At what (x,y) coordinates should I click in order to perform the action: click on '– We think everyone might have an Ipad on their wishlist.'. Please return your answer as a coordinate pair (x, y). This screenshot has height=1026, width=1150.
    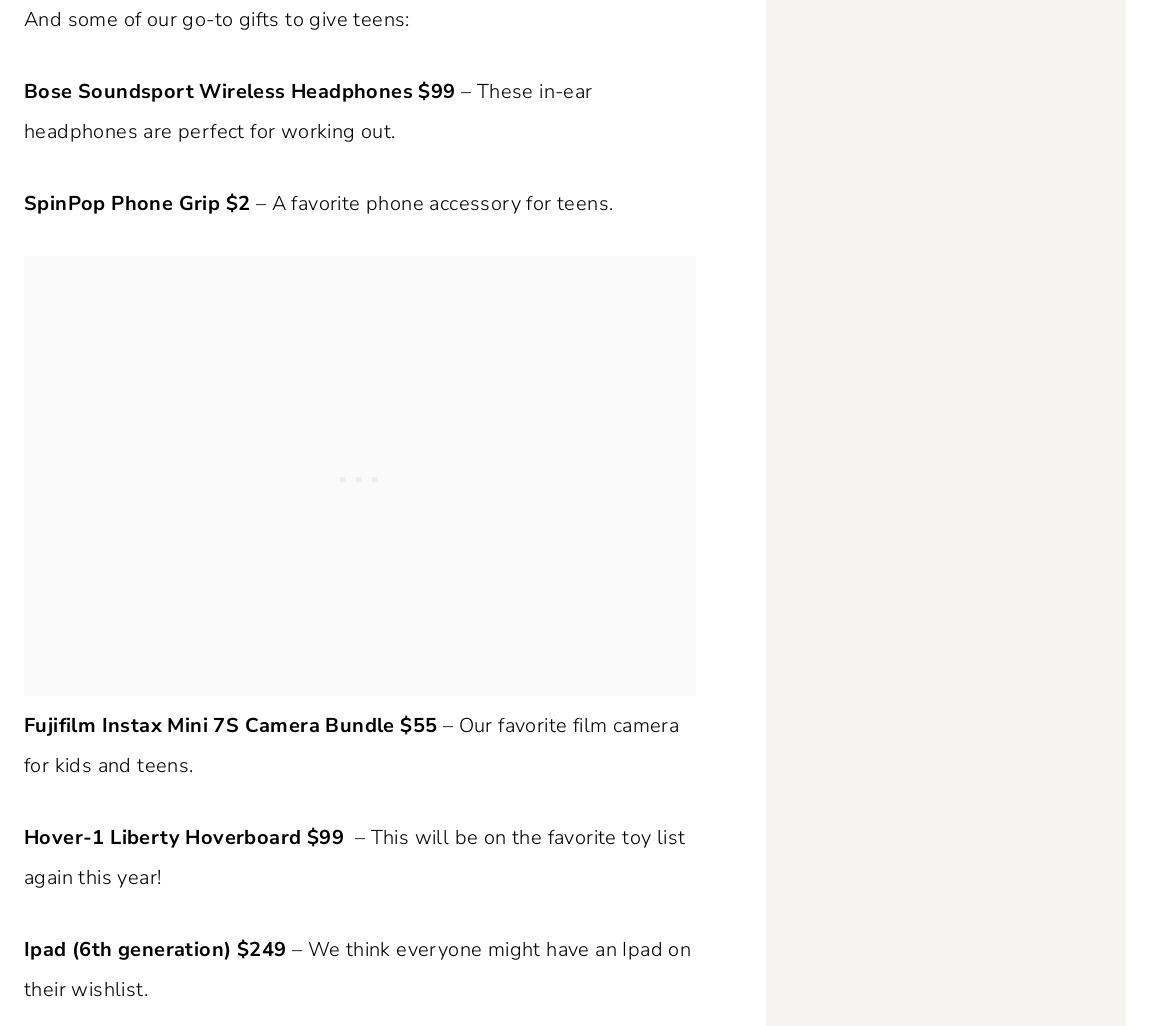
    Looking at the image, I should click on (357, 969).